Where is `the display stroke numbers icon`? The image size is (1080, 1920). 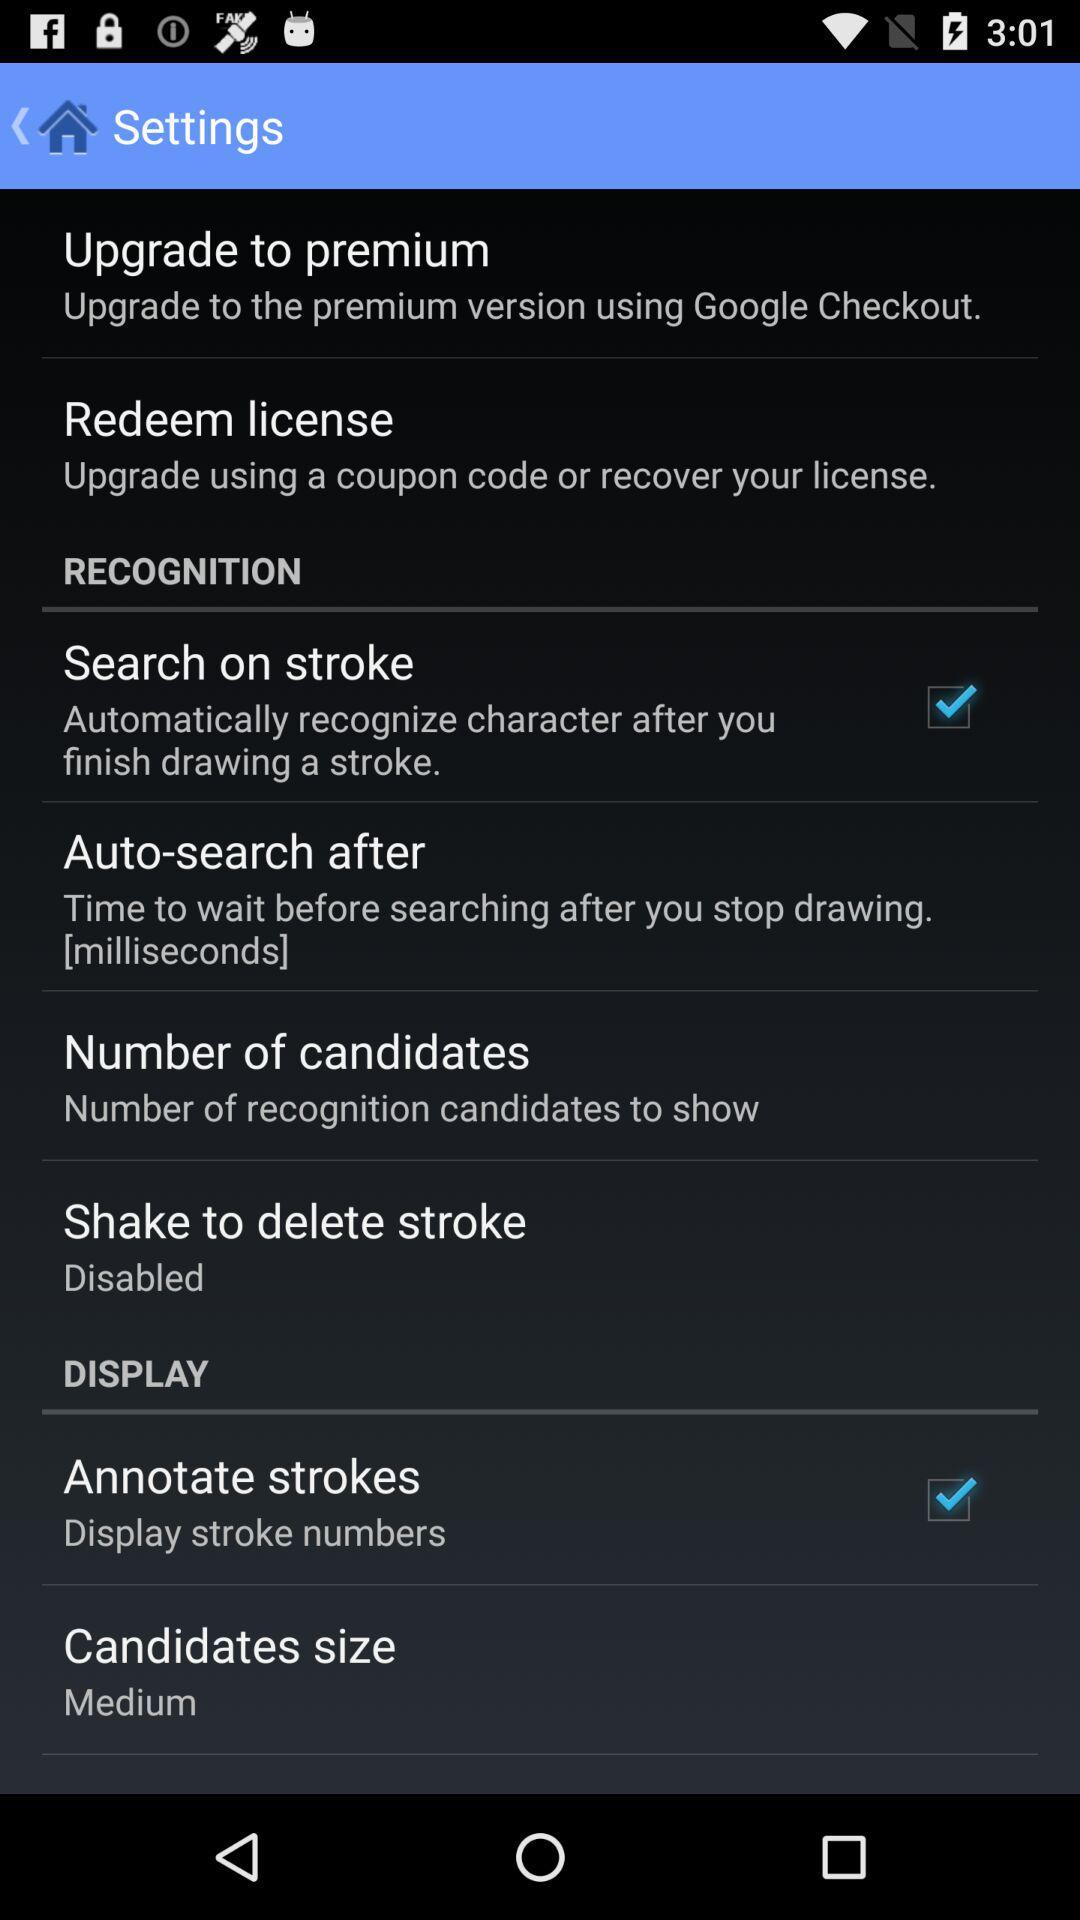
the display stroke numbers icon is located at coordinates (253, 1530).